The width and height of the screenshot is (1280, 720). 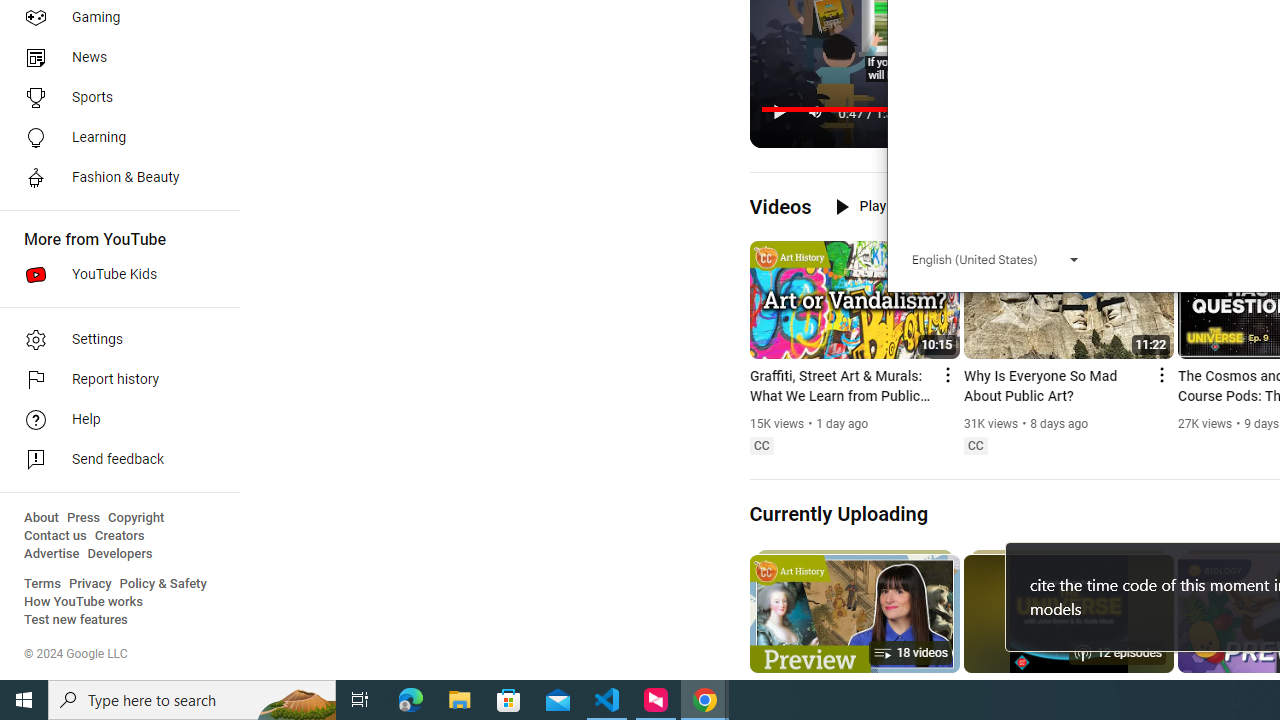 What do you see at coordinates (112, 176) in the screenshot?
I see `'Fashion & Beauty'` at bounding box center [112, 176].